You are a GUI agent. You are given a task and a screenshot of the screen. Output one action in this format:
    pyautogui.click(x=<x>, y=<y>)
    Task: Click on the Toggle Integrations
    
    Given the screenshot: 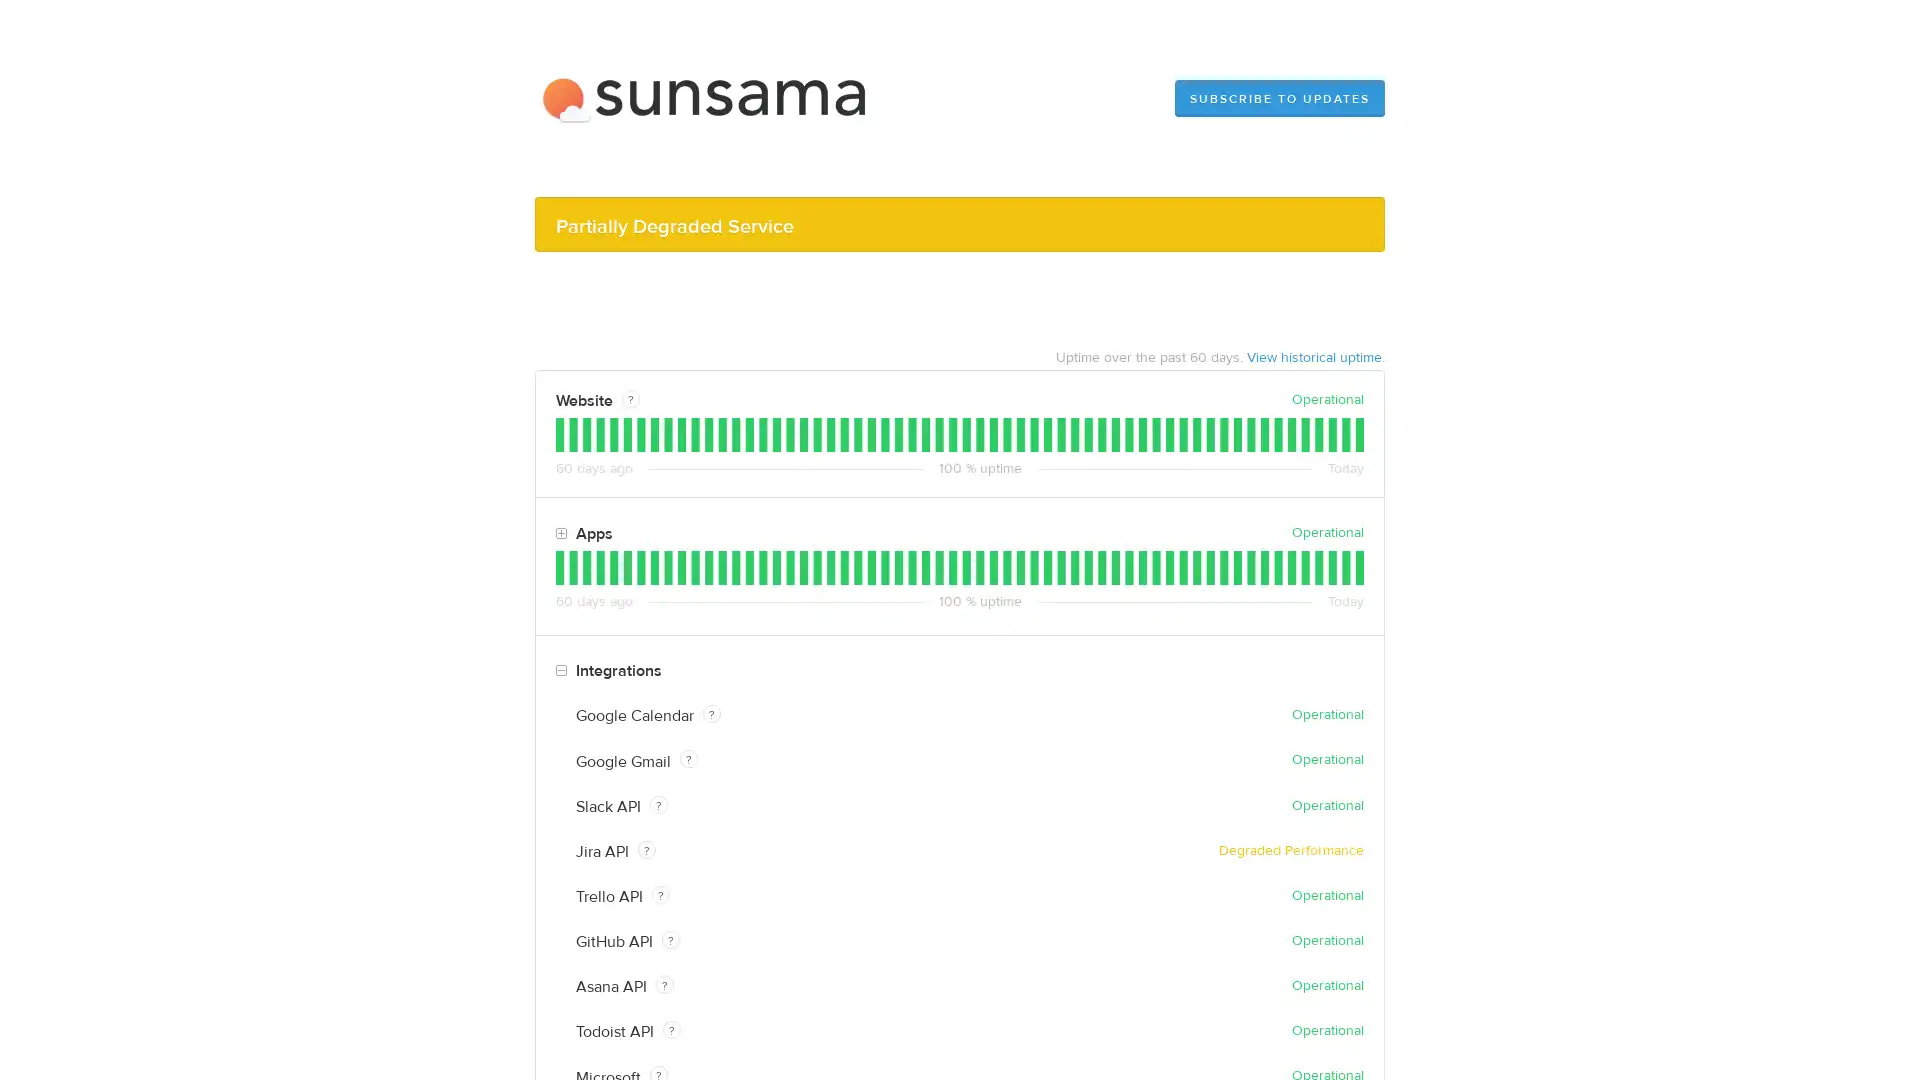 What is the action you would take?
    pyautogui.click(x=560, y=671)
    